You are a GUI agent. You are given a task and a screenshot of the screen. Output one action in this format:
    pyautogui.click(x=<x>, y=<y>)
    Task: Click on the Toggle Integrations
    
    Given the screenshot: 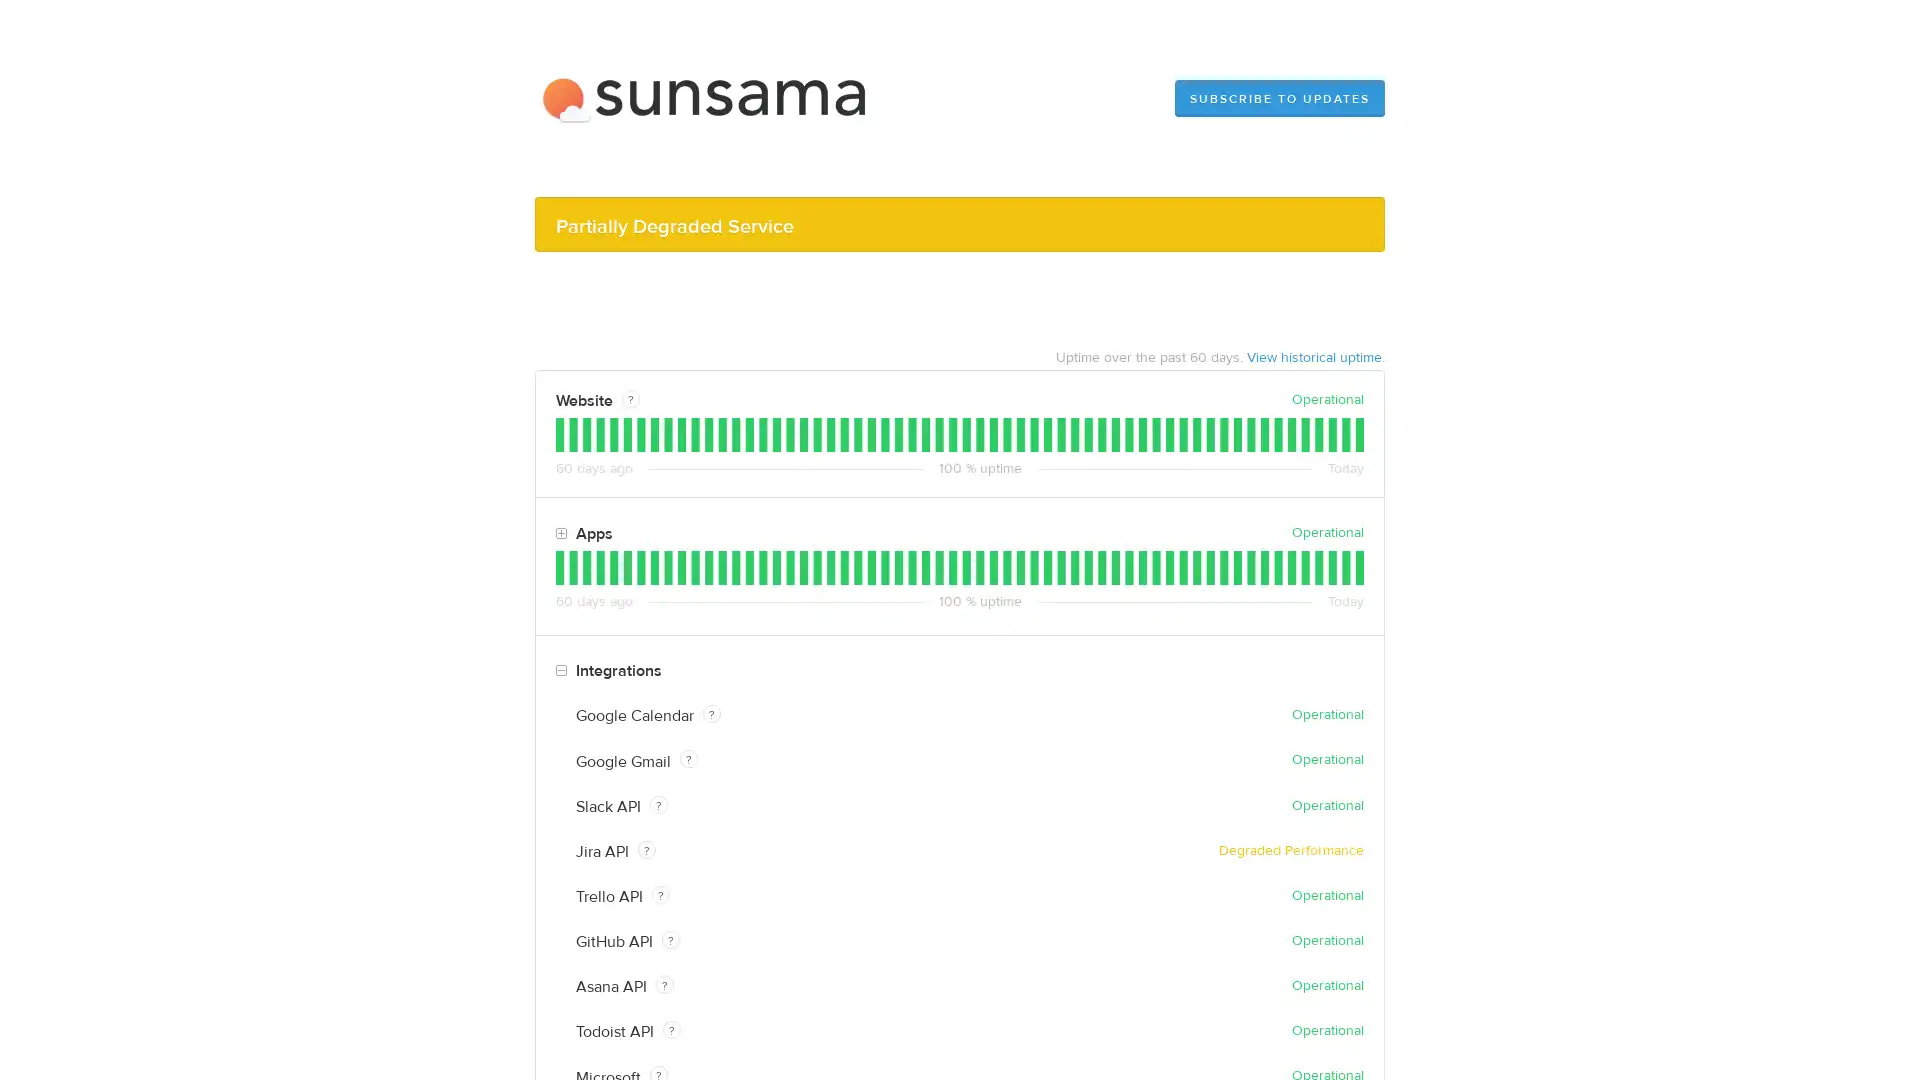 What is the action you would take?
    pyautogui.click(x=560, y=671)
    